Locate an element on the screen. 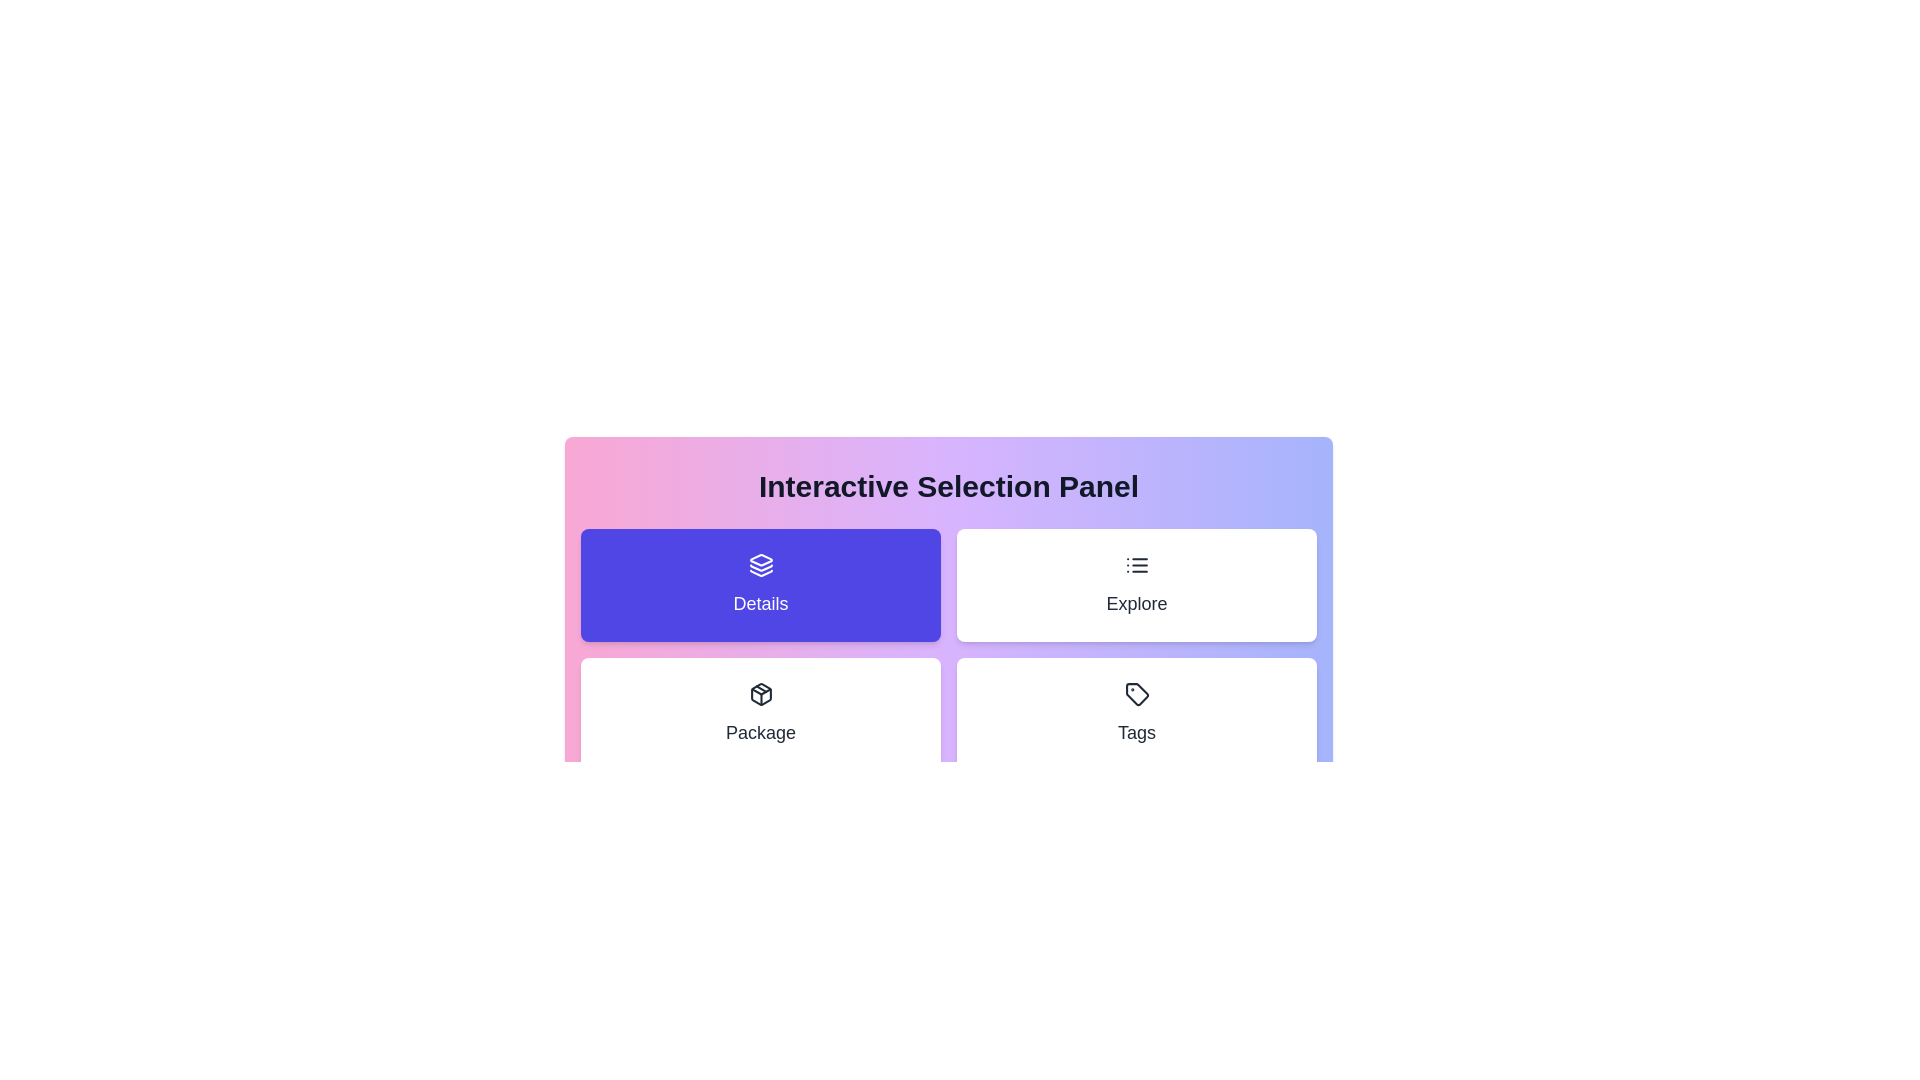 The image size is (1920, 1080). the package icon located in the lower left card of the four-card grid, which is outlined in dark color and styled on a light background is located at coordinates (760, 693).